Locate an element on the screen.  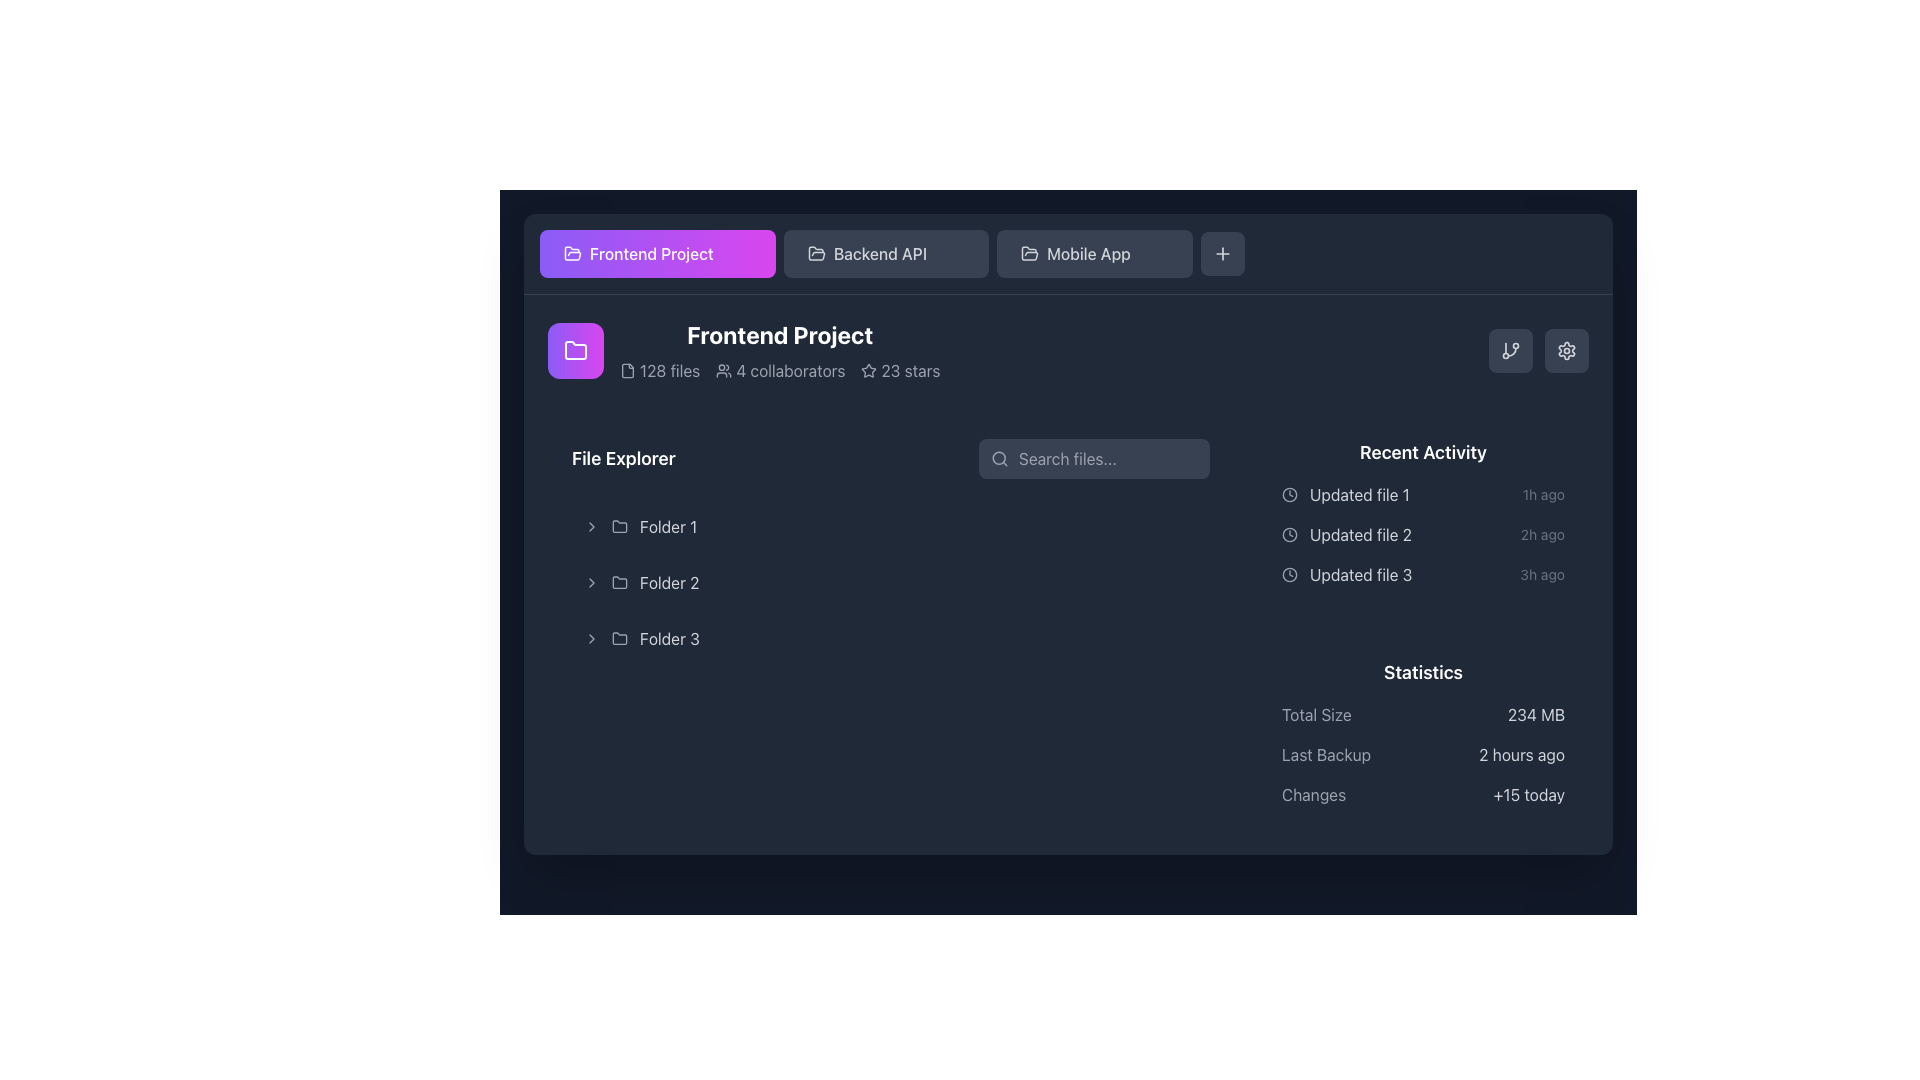
the Information banner located in the top-left section of the main content area, which provides key project information is located at coordinates (743, 350).